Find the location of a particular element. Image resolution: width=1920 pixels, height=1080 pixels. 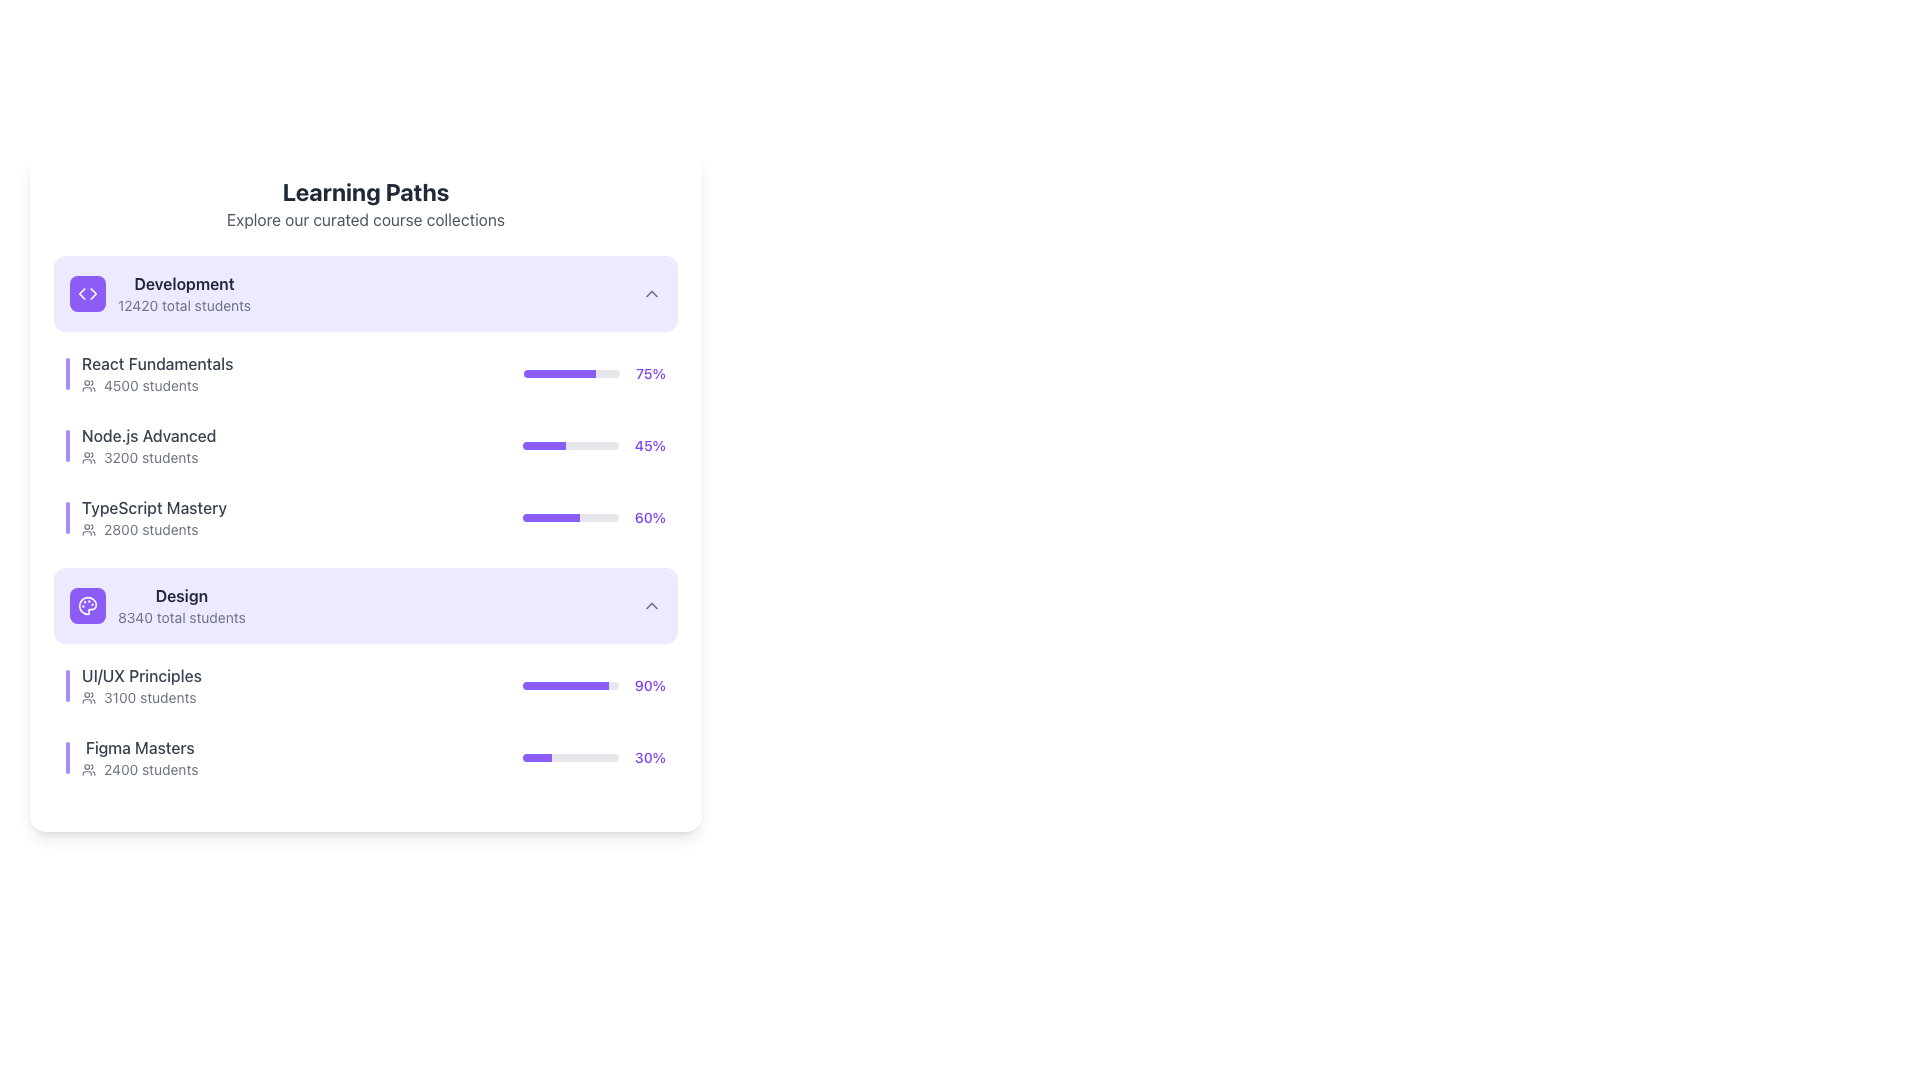

the 'Figma Masters' text element with an icon, which displays '2400 students' below it and is located under the 'UI/UX Principles' course category is located at coordinates (131, 758).